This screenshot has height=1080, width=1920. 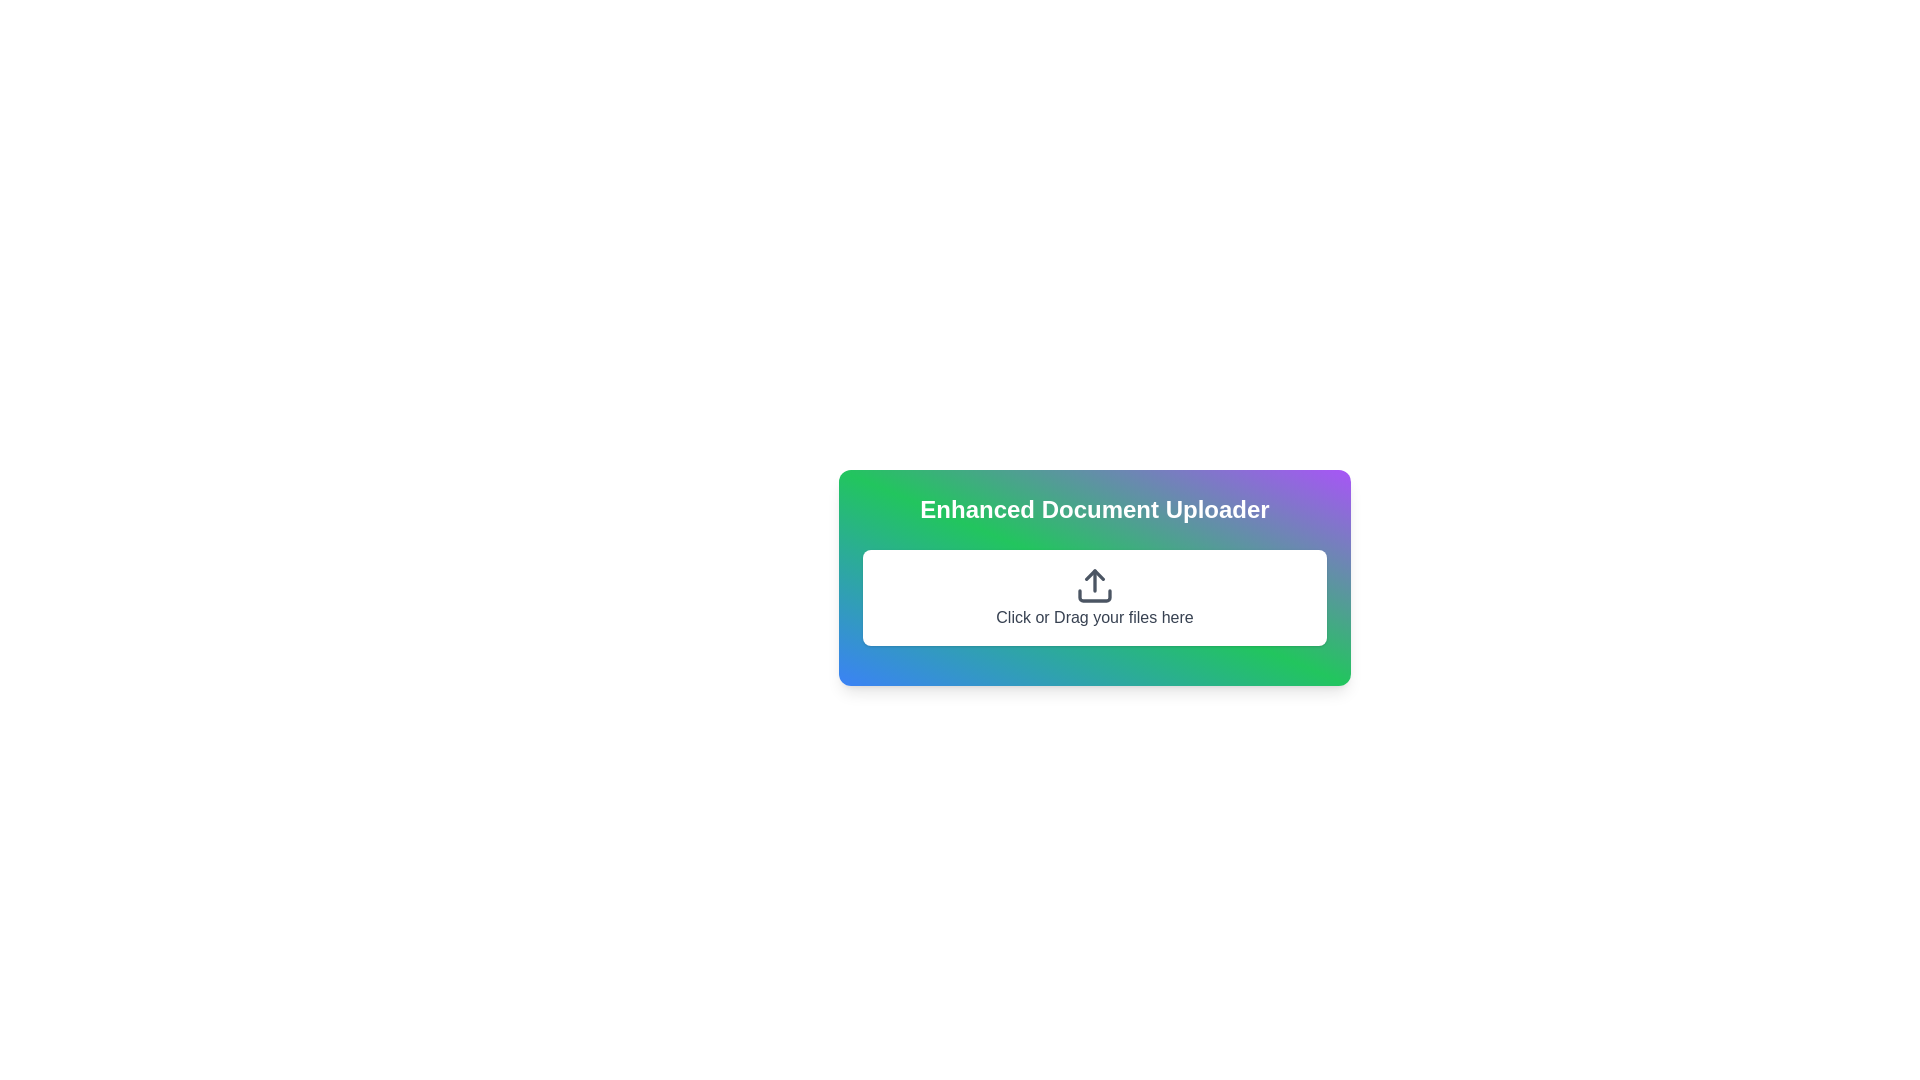 I want to click on the lower curved line of the upload icon in the SVG graphic, which is positioned below the arrowhead and centered horizontally within the icon, so click(x=1093, y=595).